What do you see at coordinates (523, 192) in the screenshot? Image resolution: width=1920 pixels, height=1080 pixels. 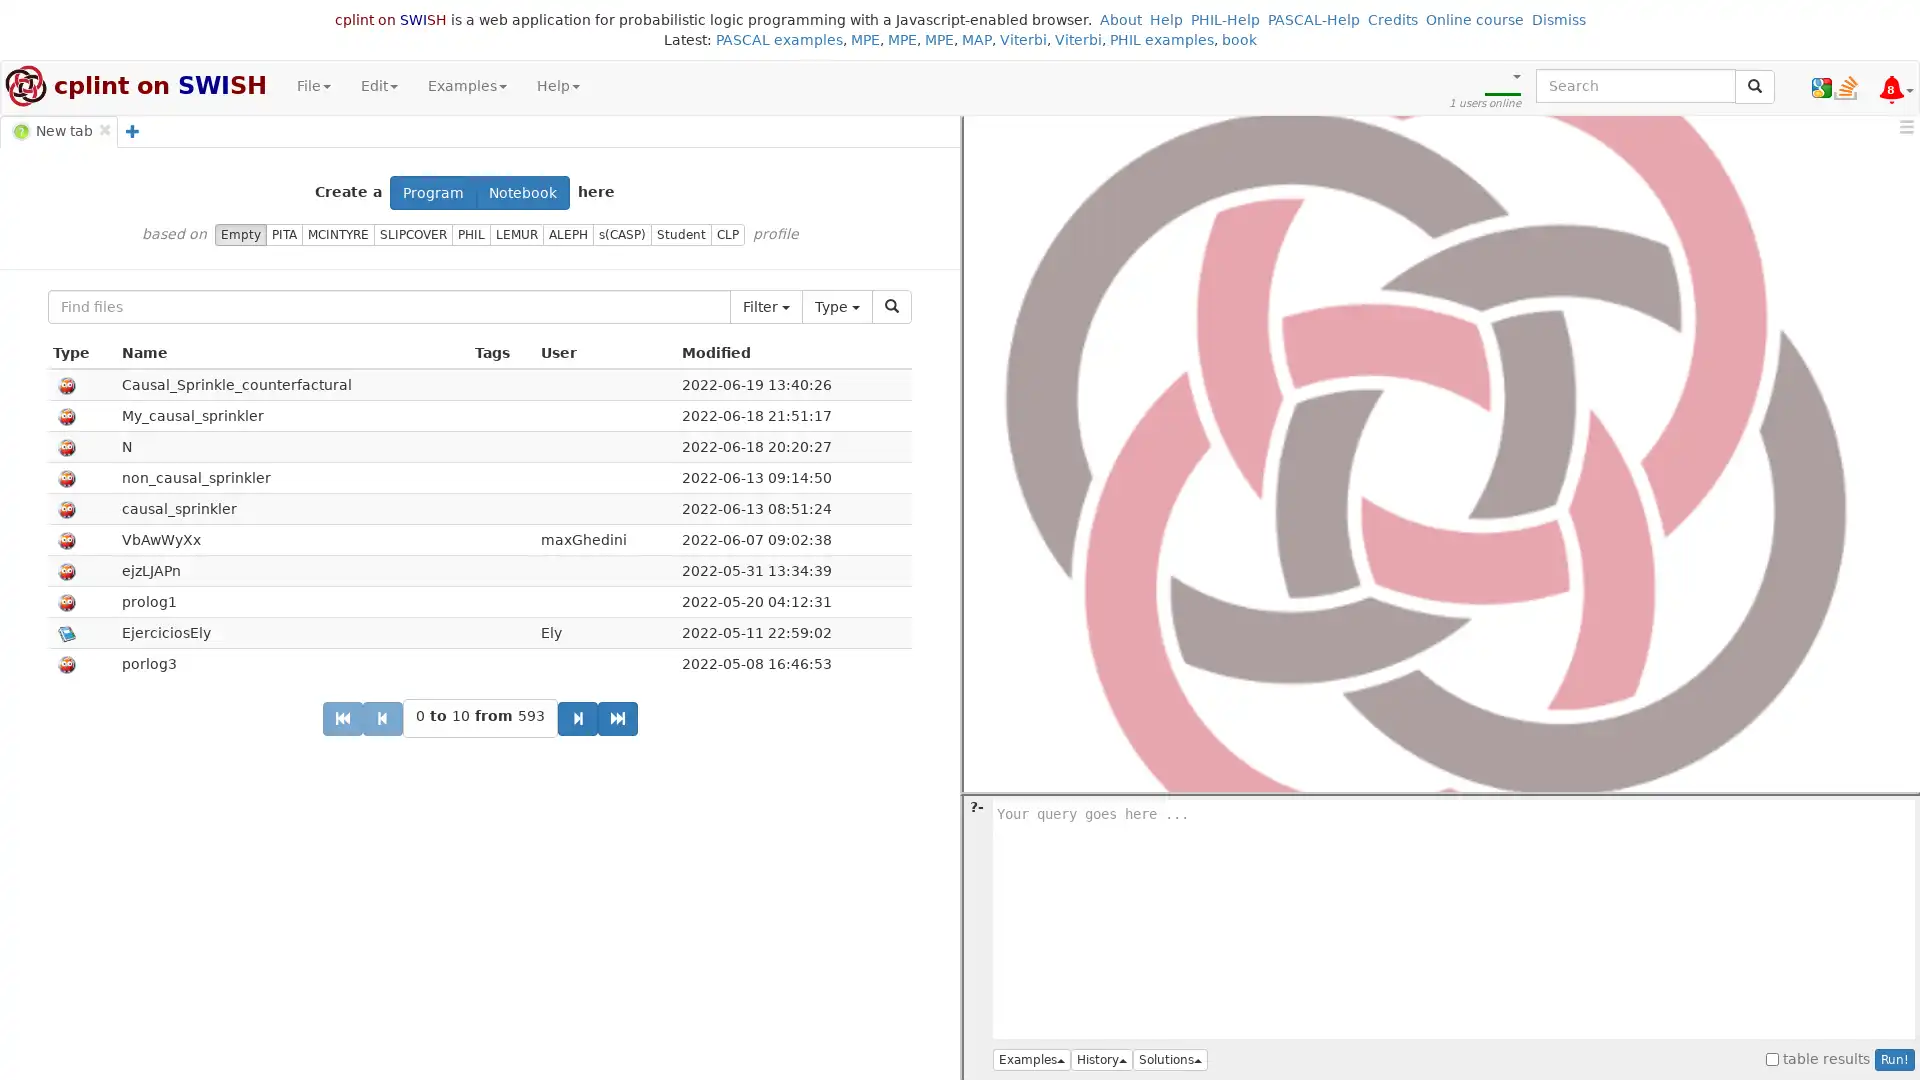 I see `Notebook` at bounding box center [523, 192].